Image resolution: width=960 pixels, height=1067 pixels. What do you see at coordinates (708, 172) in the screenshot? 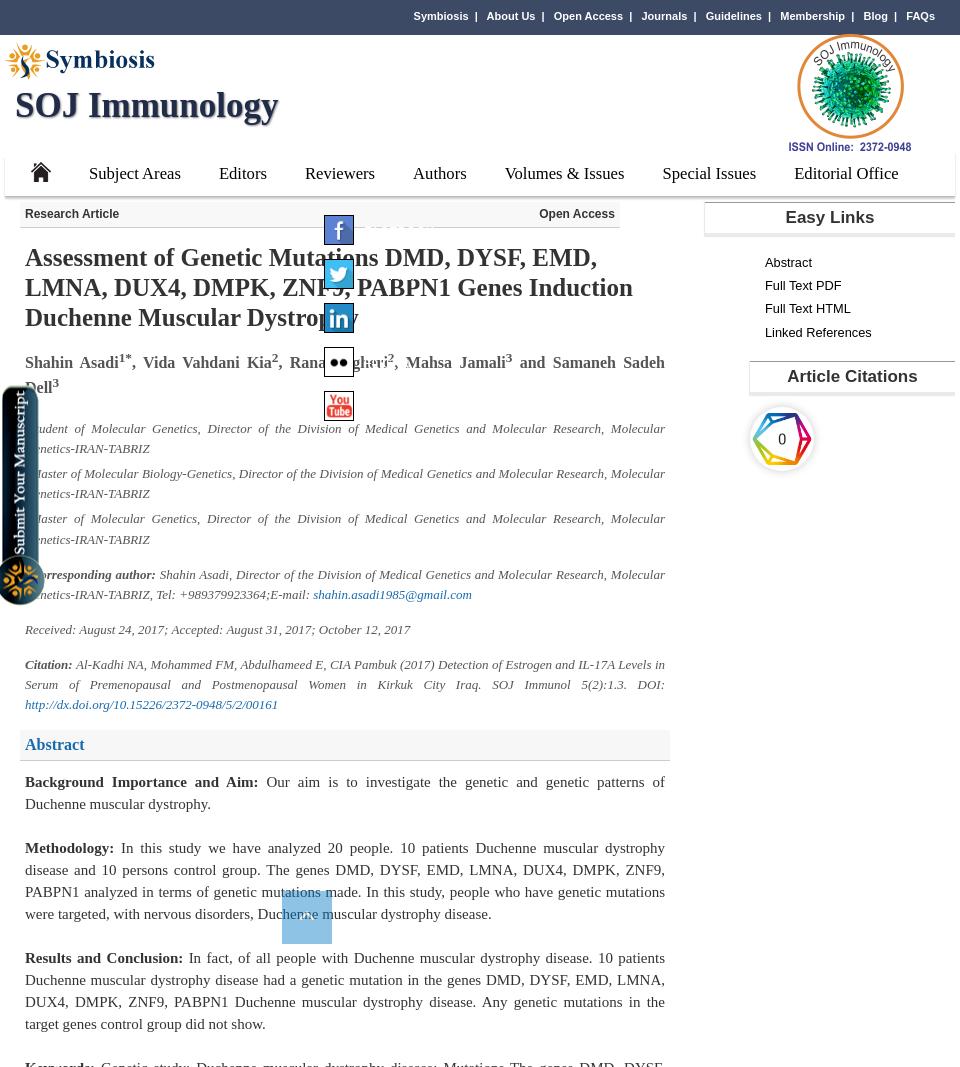
I see `'Special Issues'` at bounding box center [708, 172].